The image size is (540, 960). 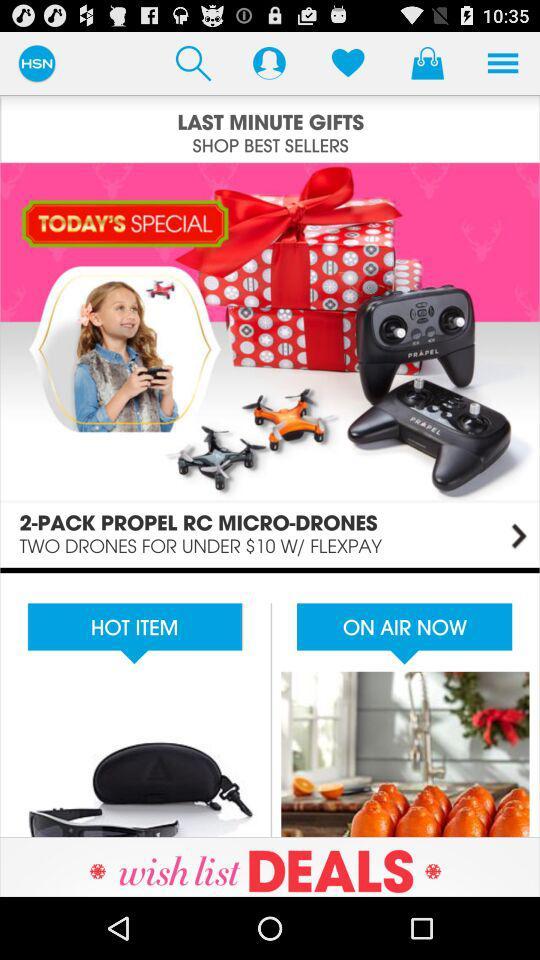 What do you see at coordinates (270, 866) in the screenshot?
I see `visit advertisement site` at bounding box center [270, 866].